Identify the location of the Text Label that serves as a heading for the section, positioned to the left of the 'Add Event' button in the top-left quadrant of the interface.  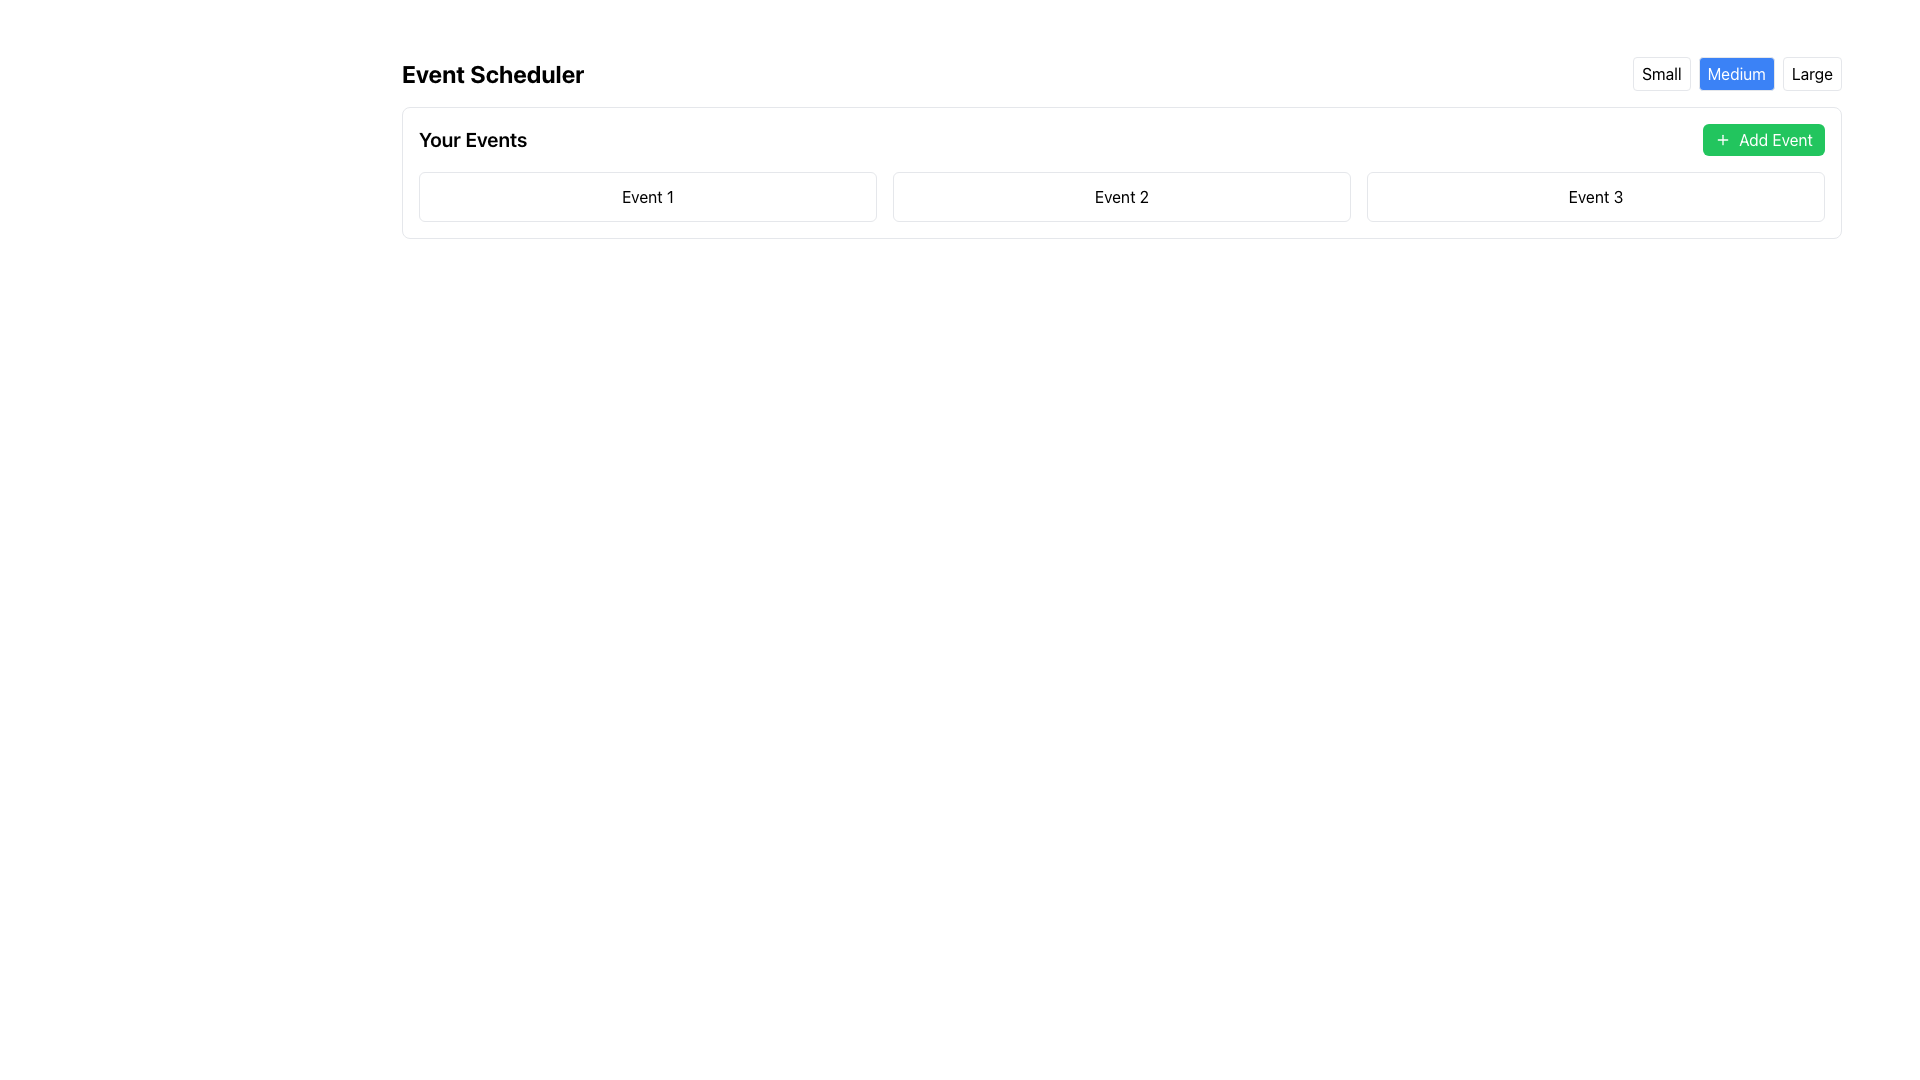
(472, 138).